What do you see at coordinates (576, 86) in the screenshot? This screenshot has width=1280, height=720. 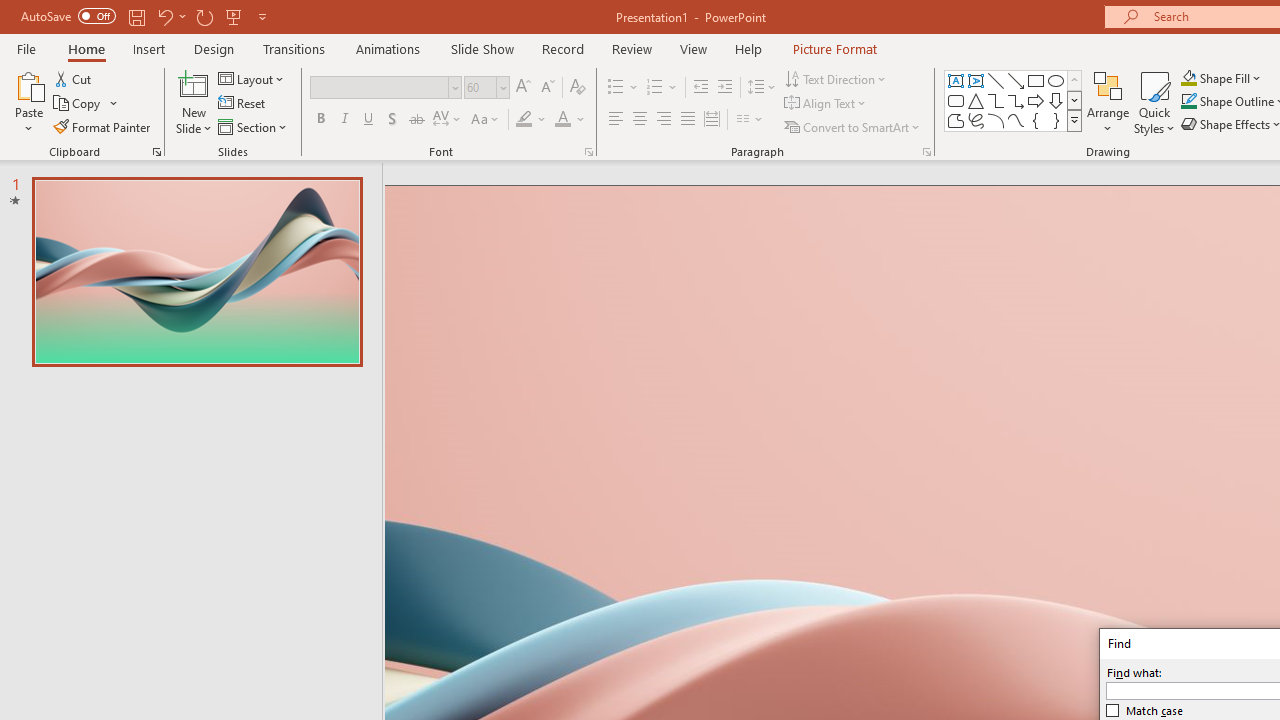 I see `'Clear Formatting'` at bounding box center [576, 86].